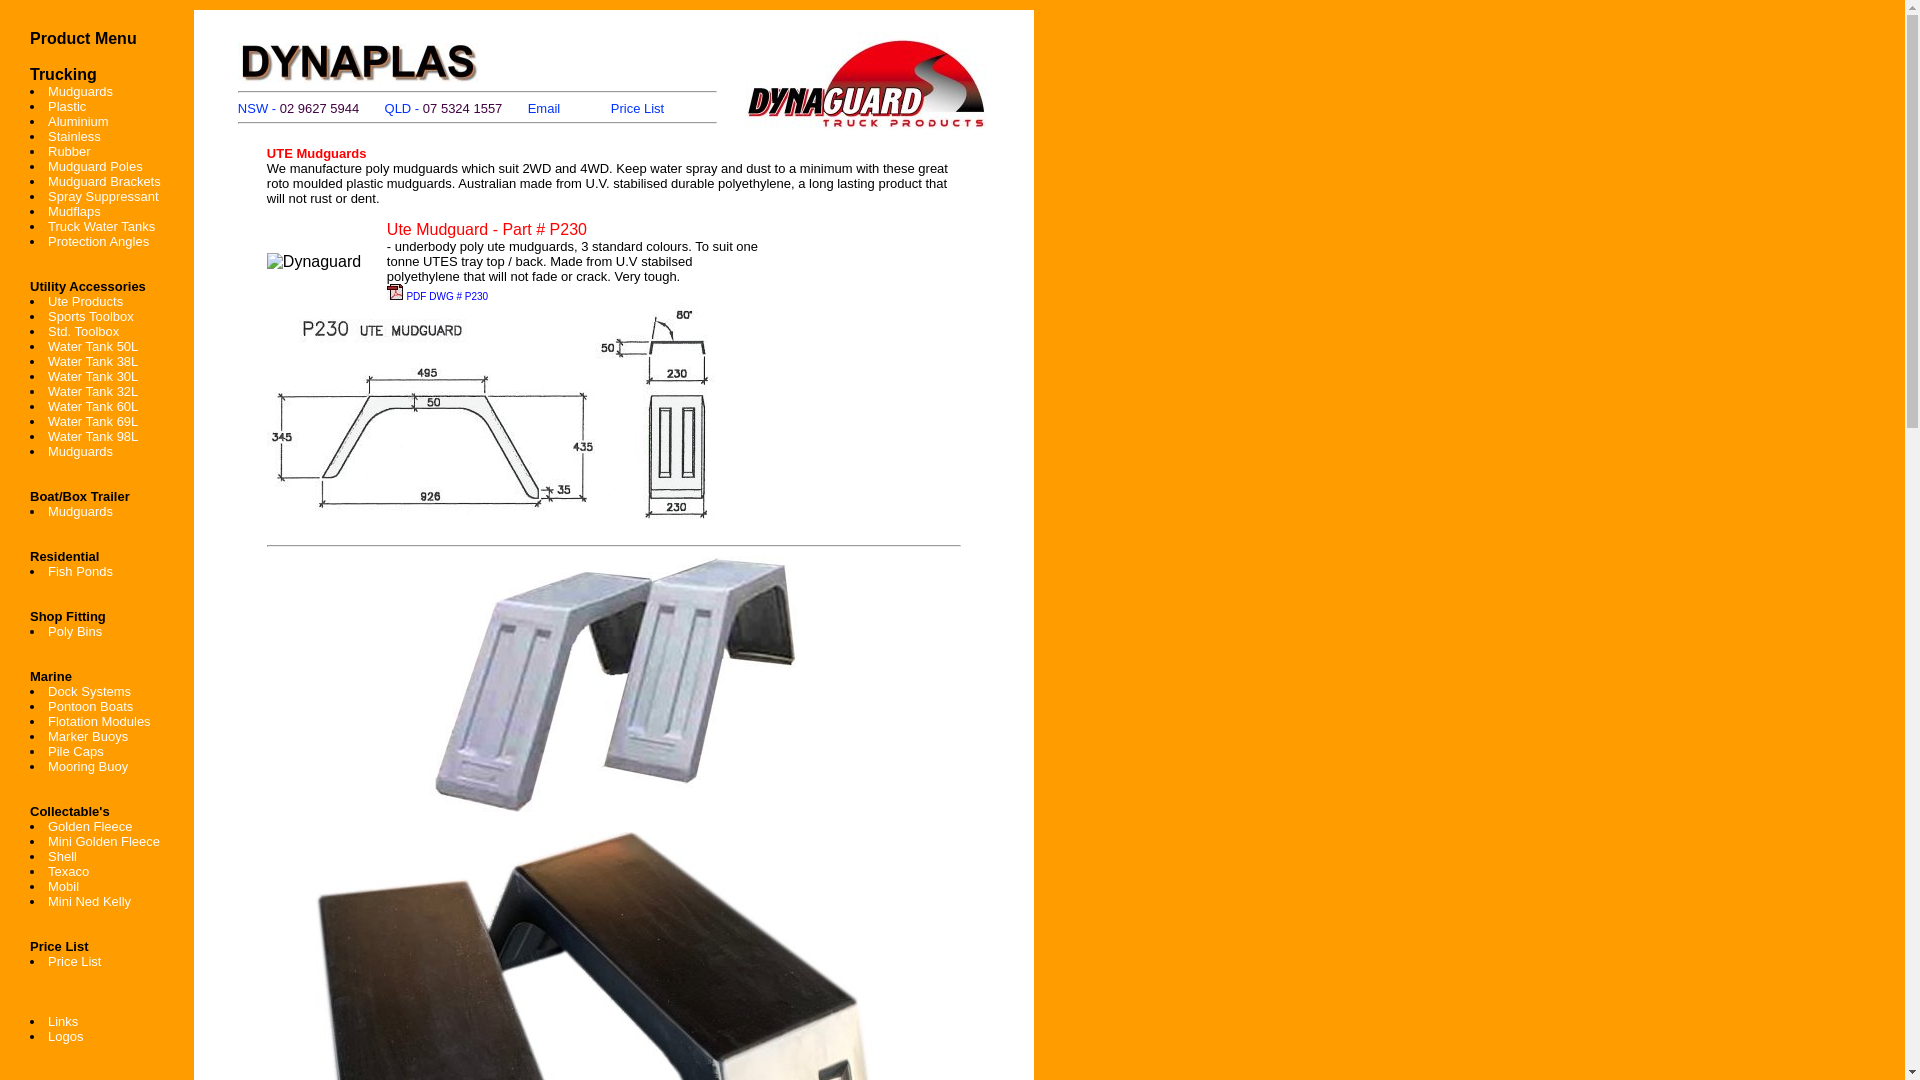  I want to click on 'Water Tank 50L', so click(91, 345).